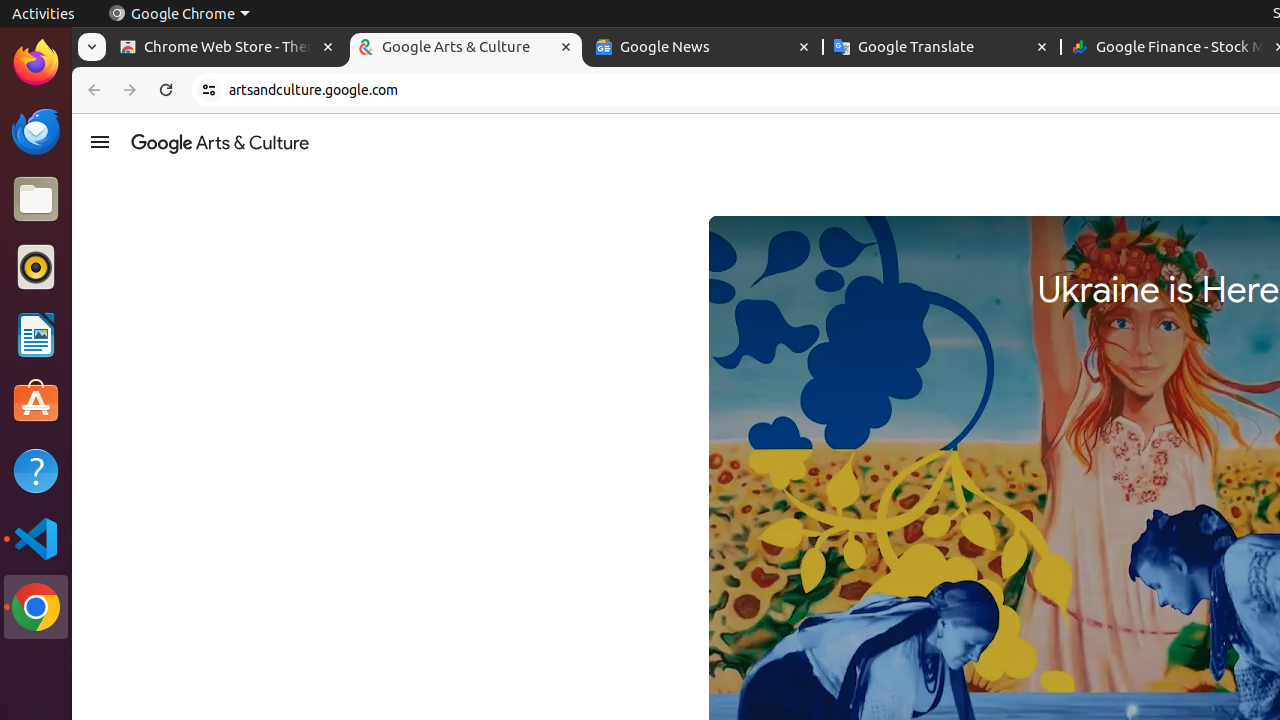 This screenshot has width=1280, height=720. What do you see at coordinates (90, 90) in the screenshot?
I see `'Back'` at bounding box center [90, 90].